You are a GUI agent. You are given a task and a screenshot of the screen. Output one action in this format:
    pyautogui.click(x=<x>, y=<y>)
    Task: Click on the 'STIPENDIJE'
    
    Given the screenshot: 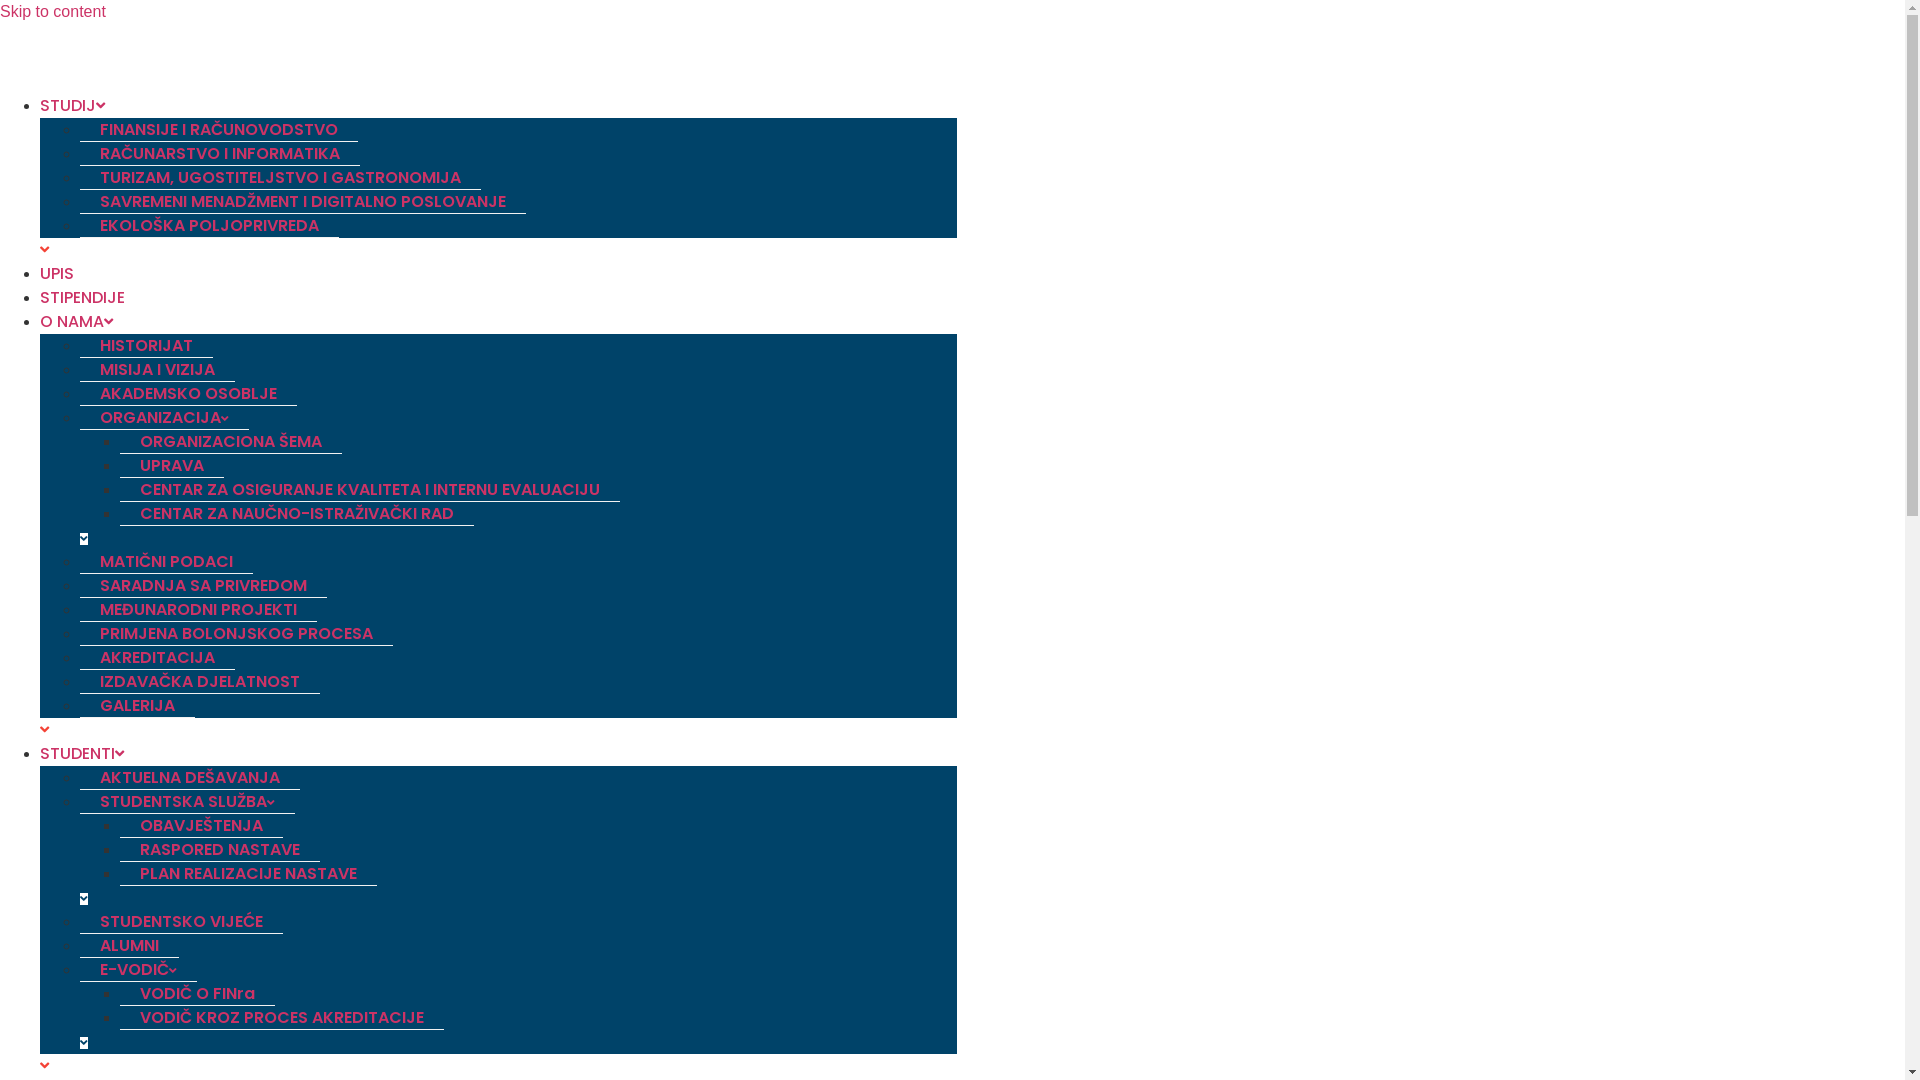 What is the action you would take?
    pyautogui.click(x=81, y=297)
    